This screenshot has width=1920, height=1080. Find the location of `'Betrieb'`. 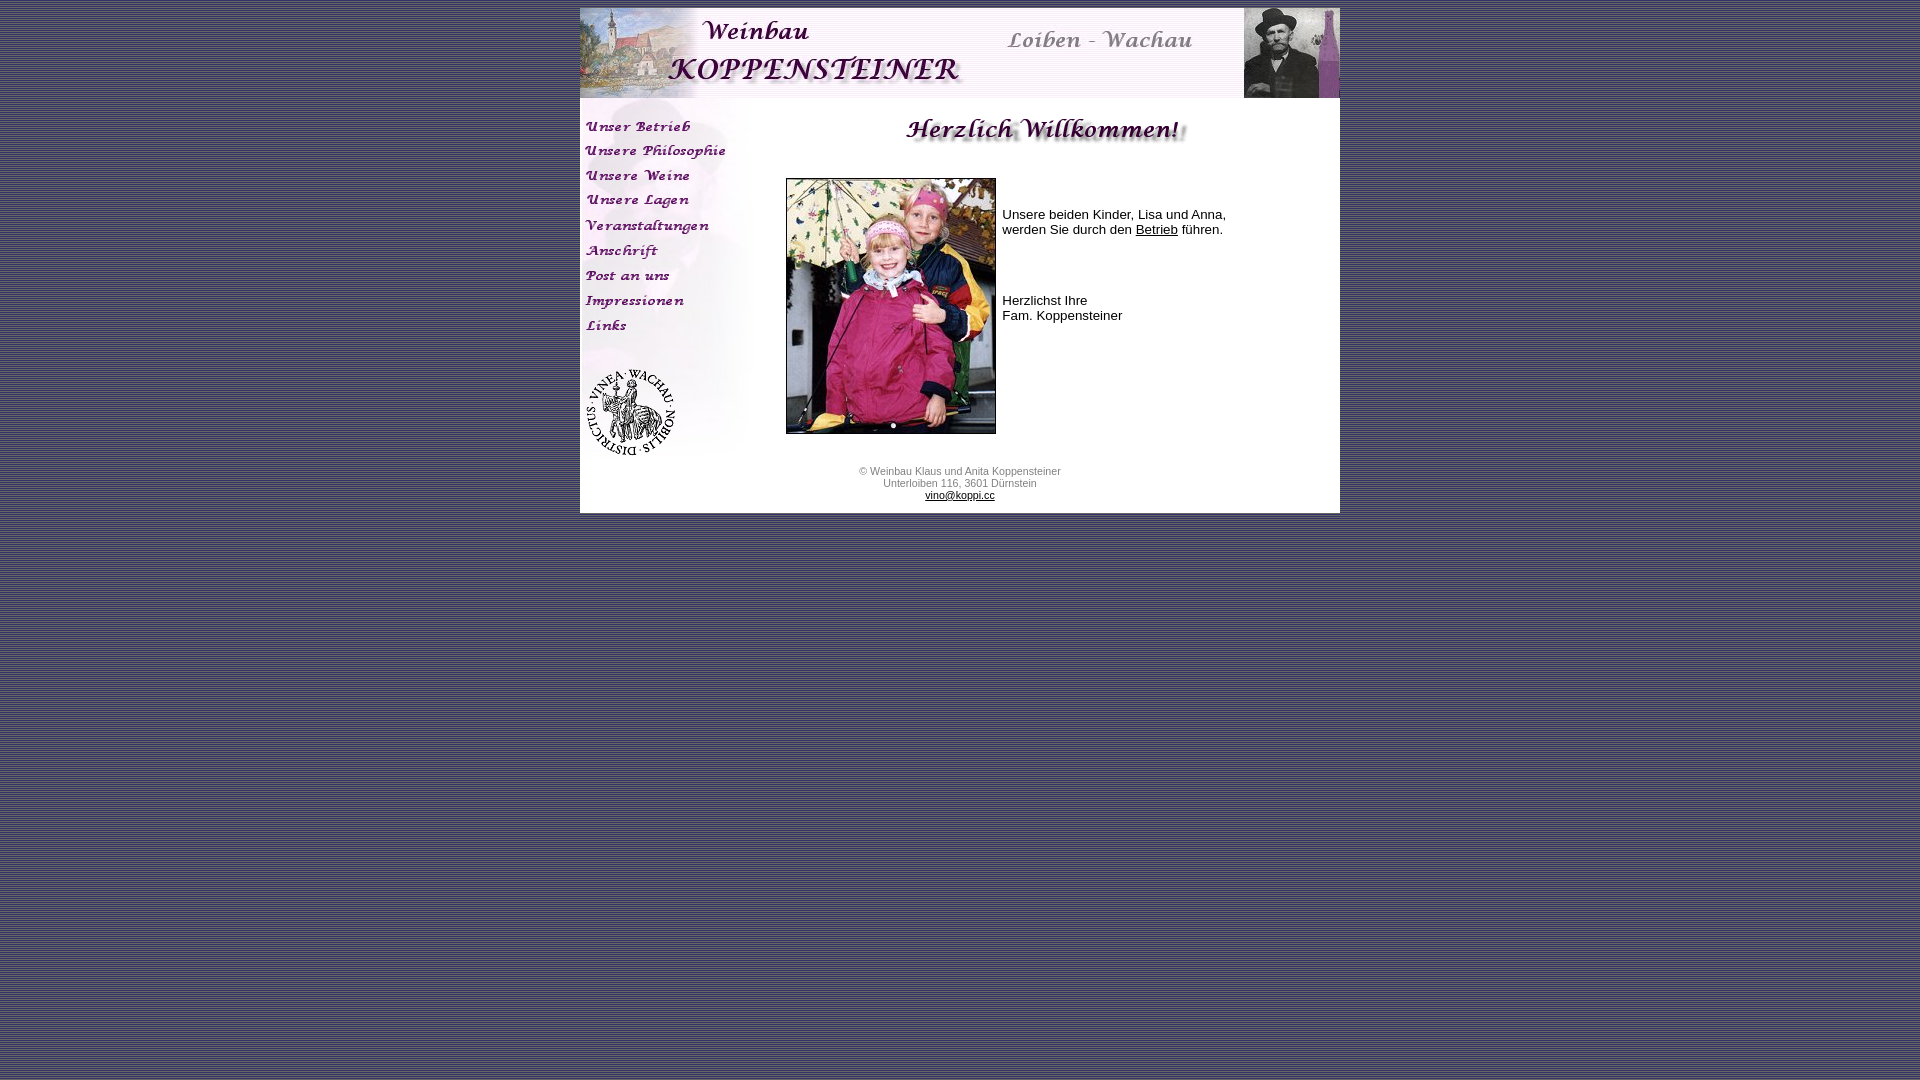

'Betrieb' is located at coordinates (1156, 228).